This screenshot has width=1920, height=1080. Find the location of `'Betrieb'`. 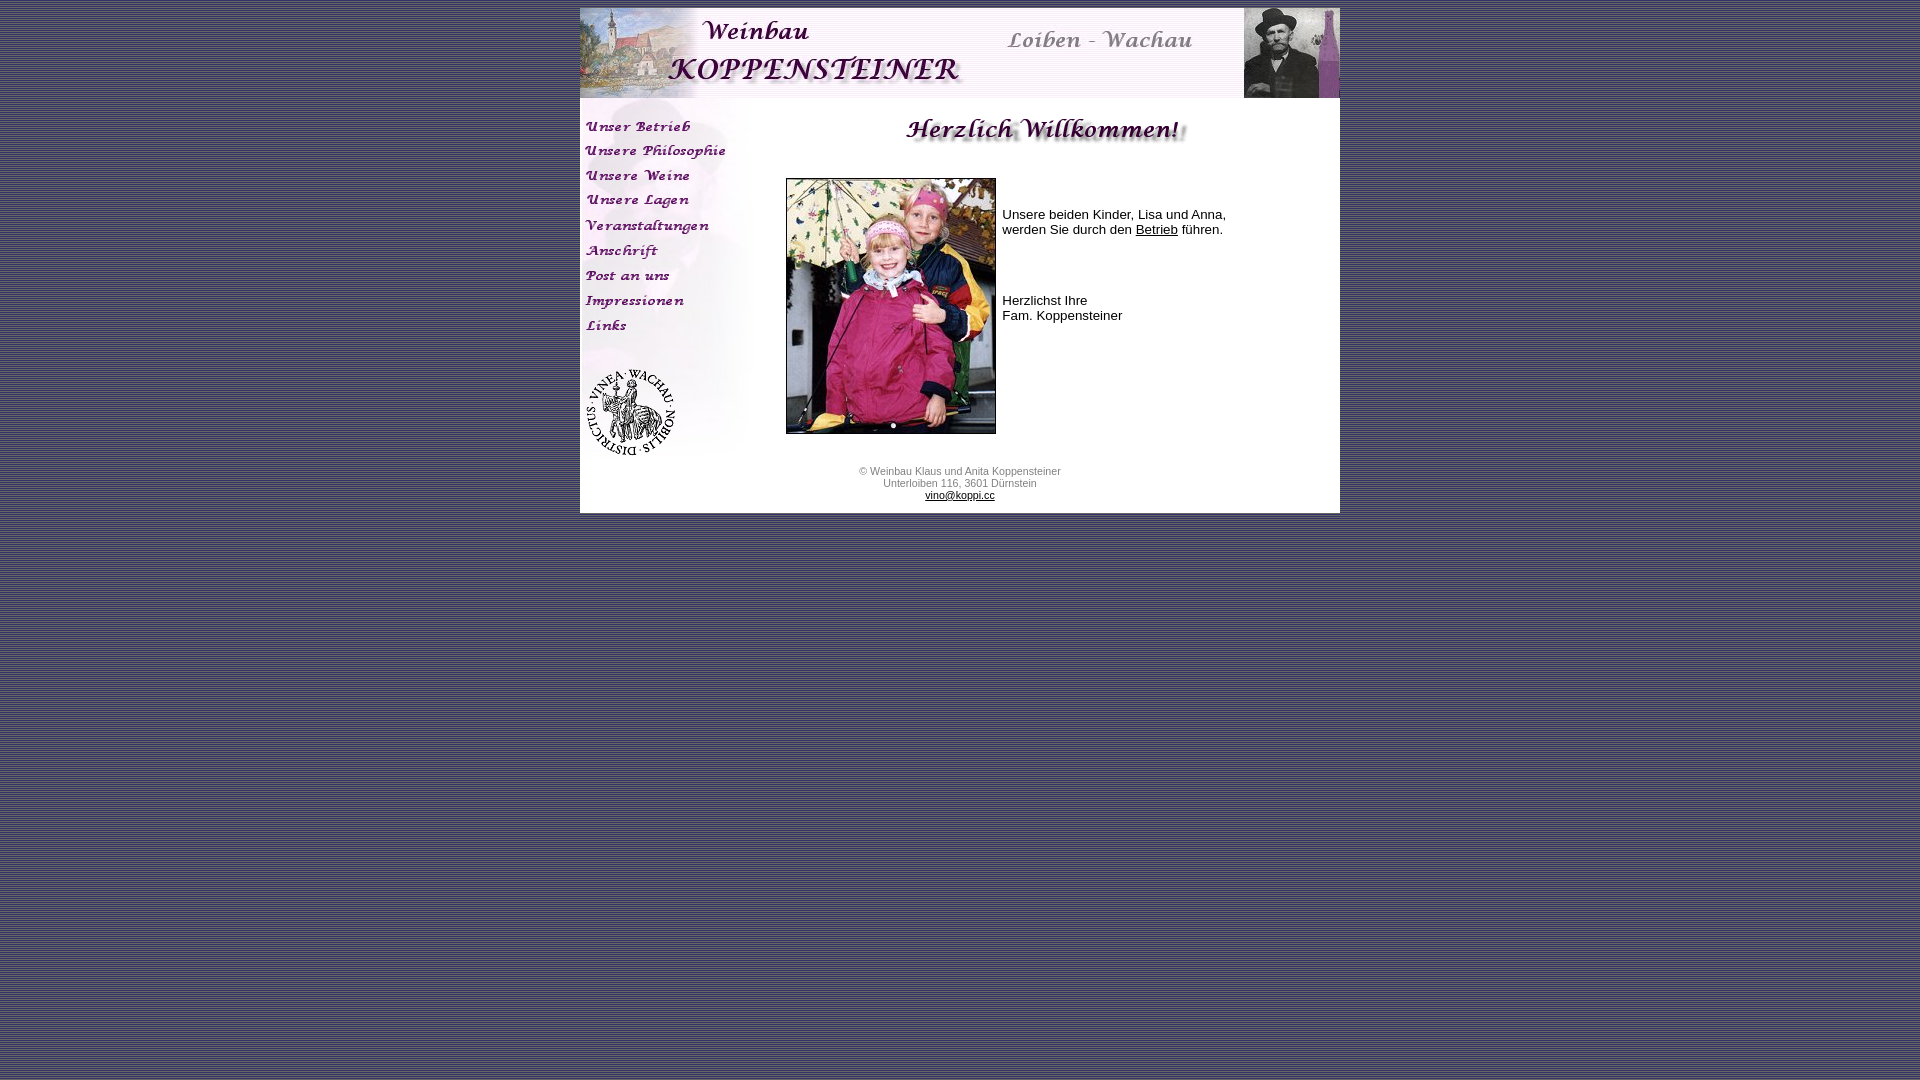

'Betrieb' is located at coordinates (1156, 228).